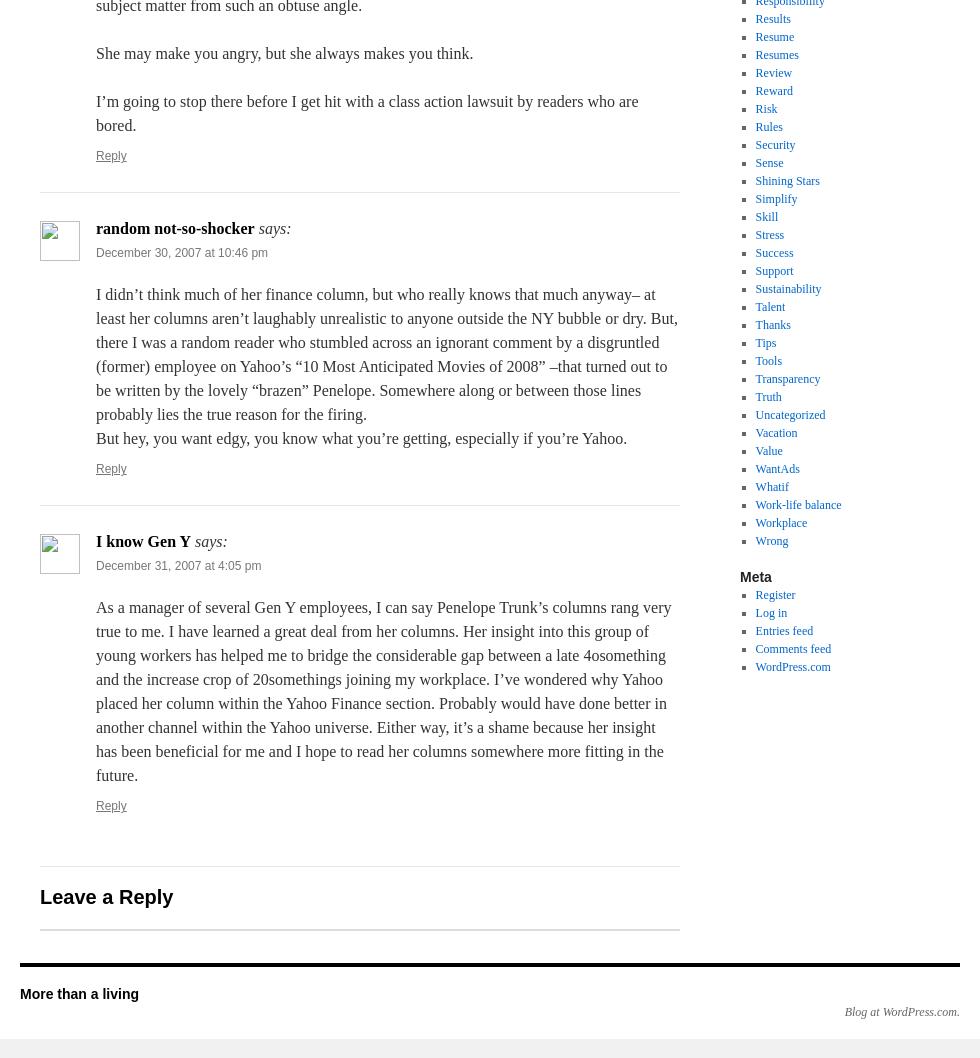 This screenshot has width=980, height=1058. Describe the element at coordinates (843, 1010) in the screenshot. I see `'Blog at WordPress.com.'` at that location.